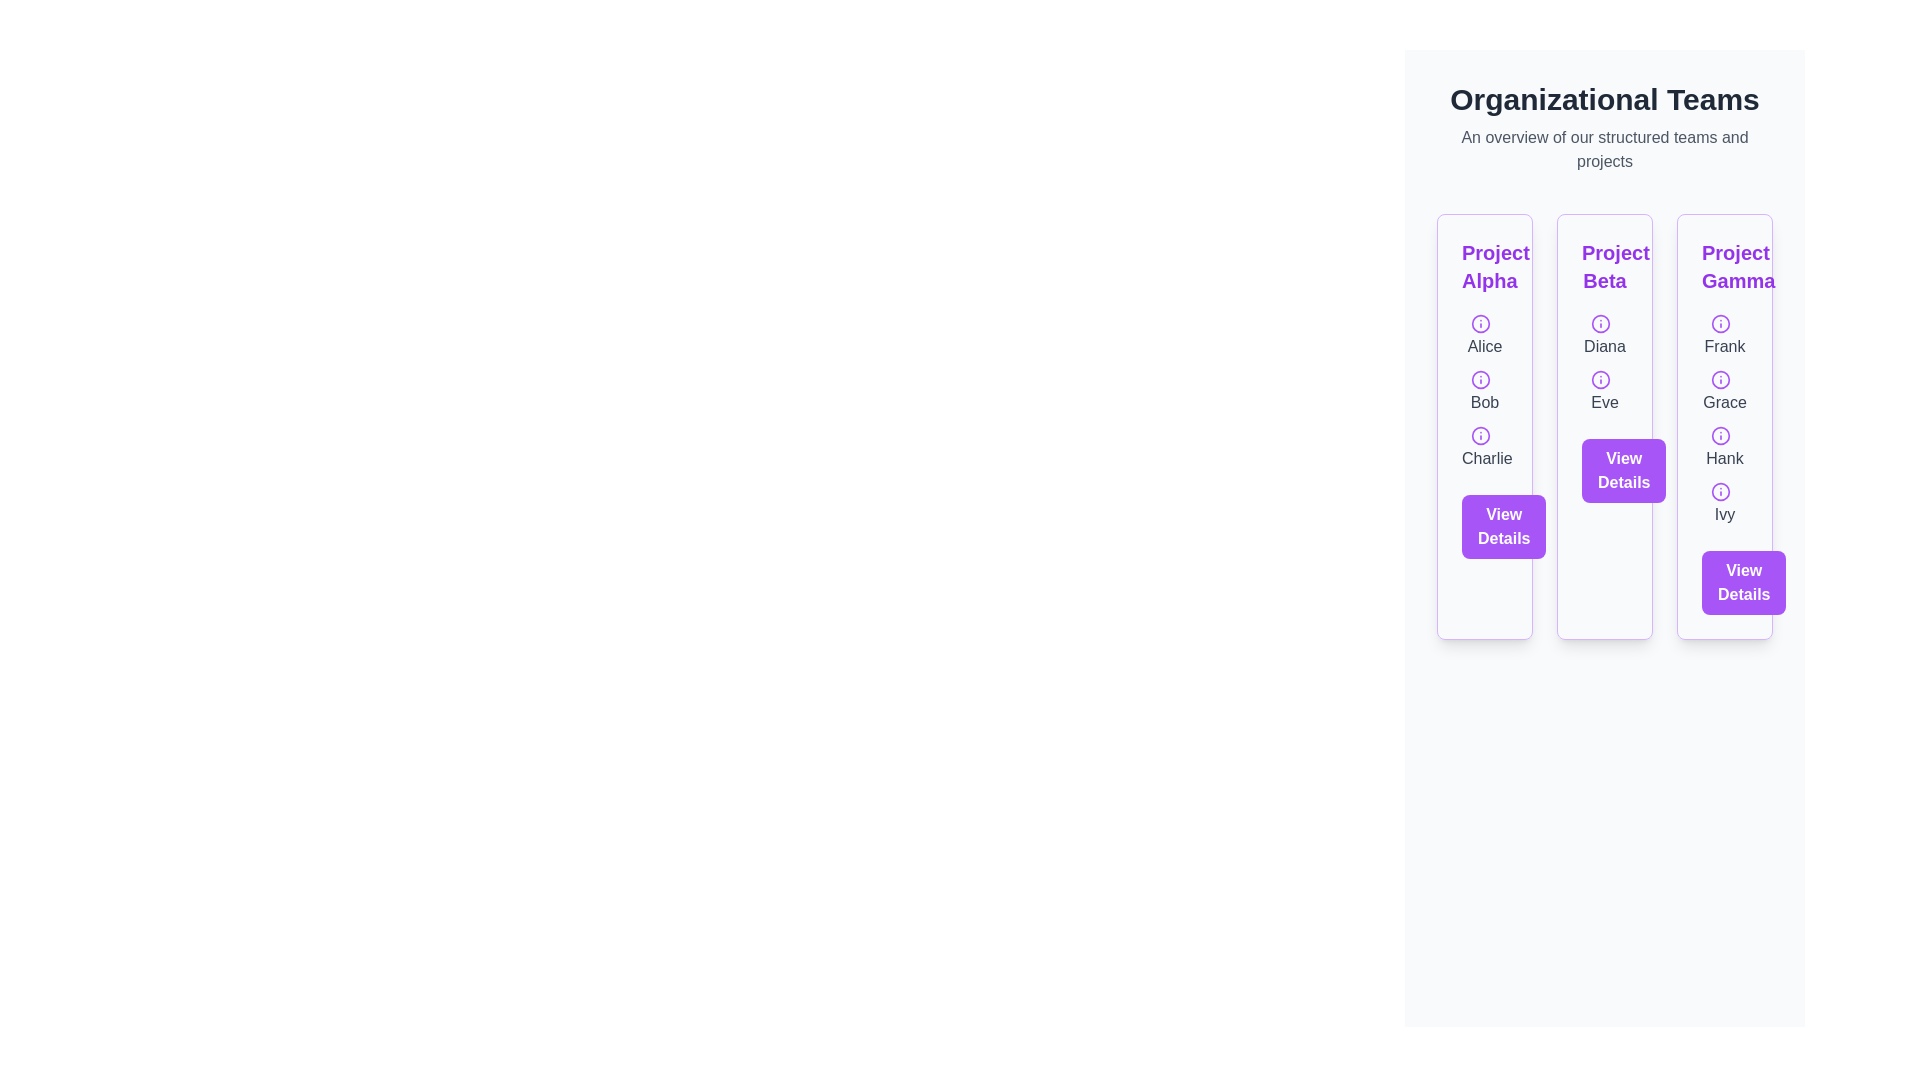 This screenshot has width=1920, height=1080. Describe the element at coordinates (1481, 378) in the screenshot. I see `the informational icon next to the name 'Bob' in the user list under 'Project Alpha'` at that location.